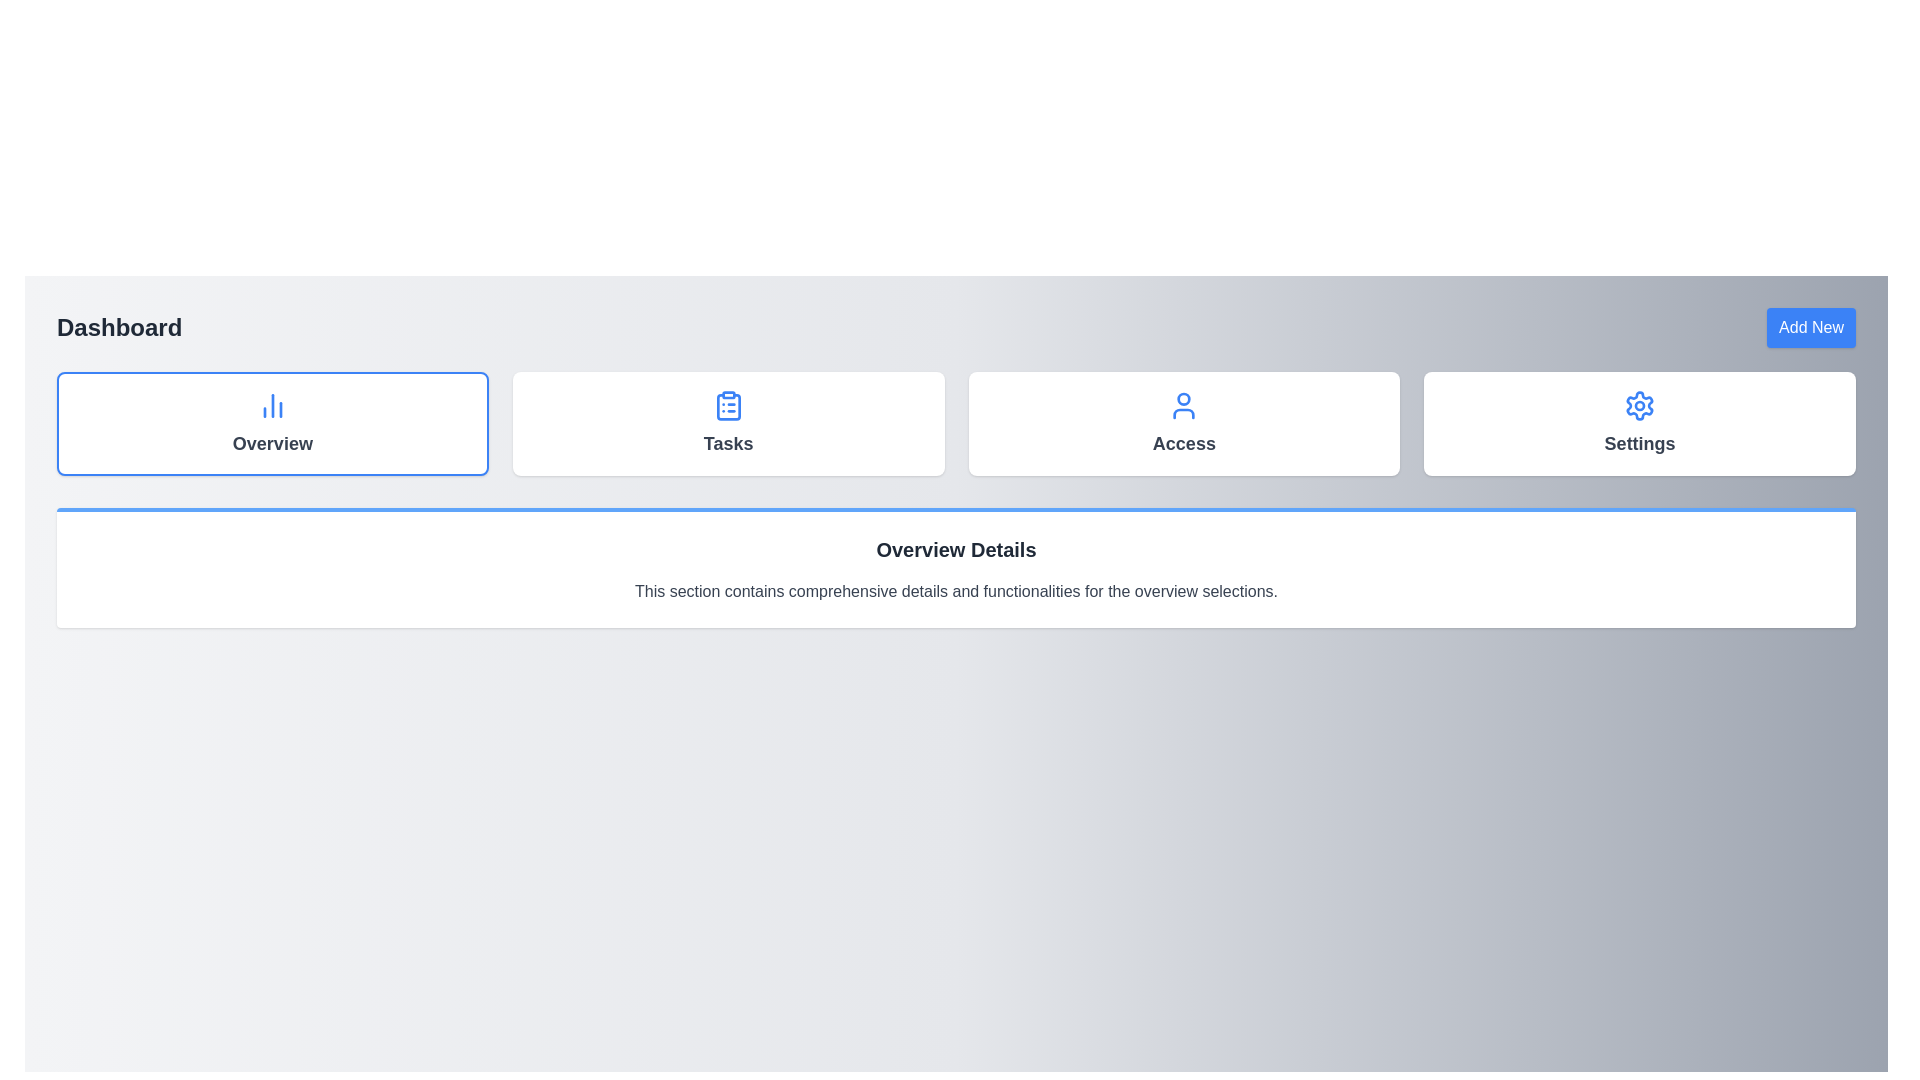 The width and height of the screenshot is (1920, 1080). I want to click on the 'Access' button, which is a rectangular button with a white background and a blue user icon above the text, located between the 'Tasks' and 'Settings' buttons, so click(1184, 423).